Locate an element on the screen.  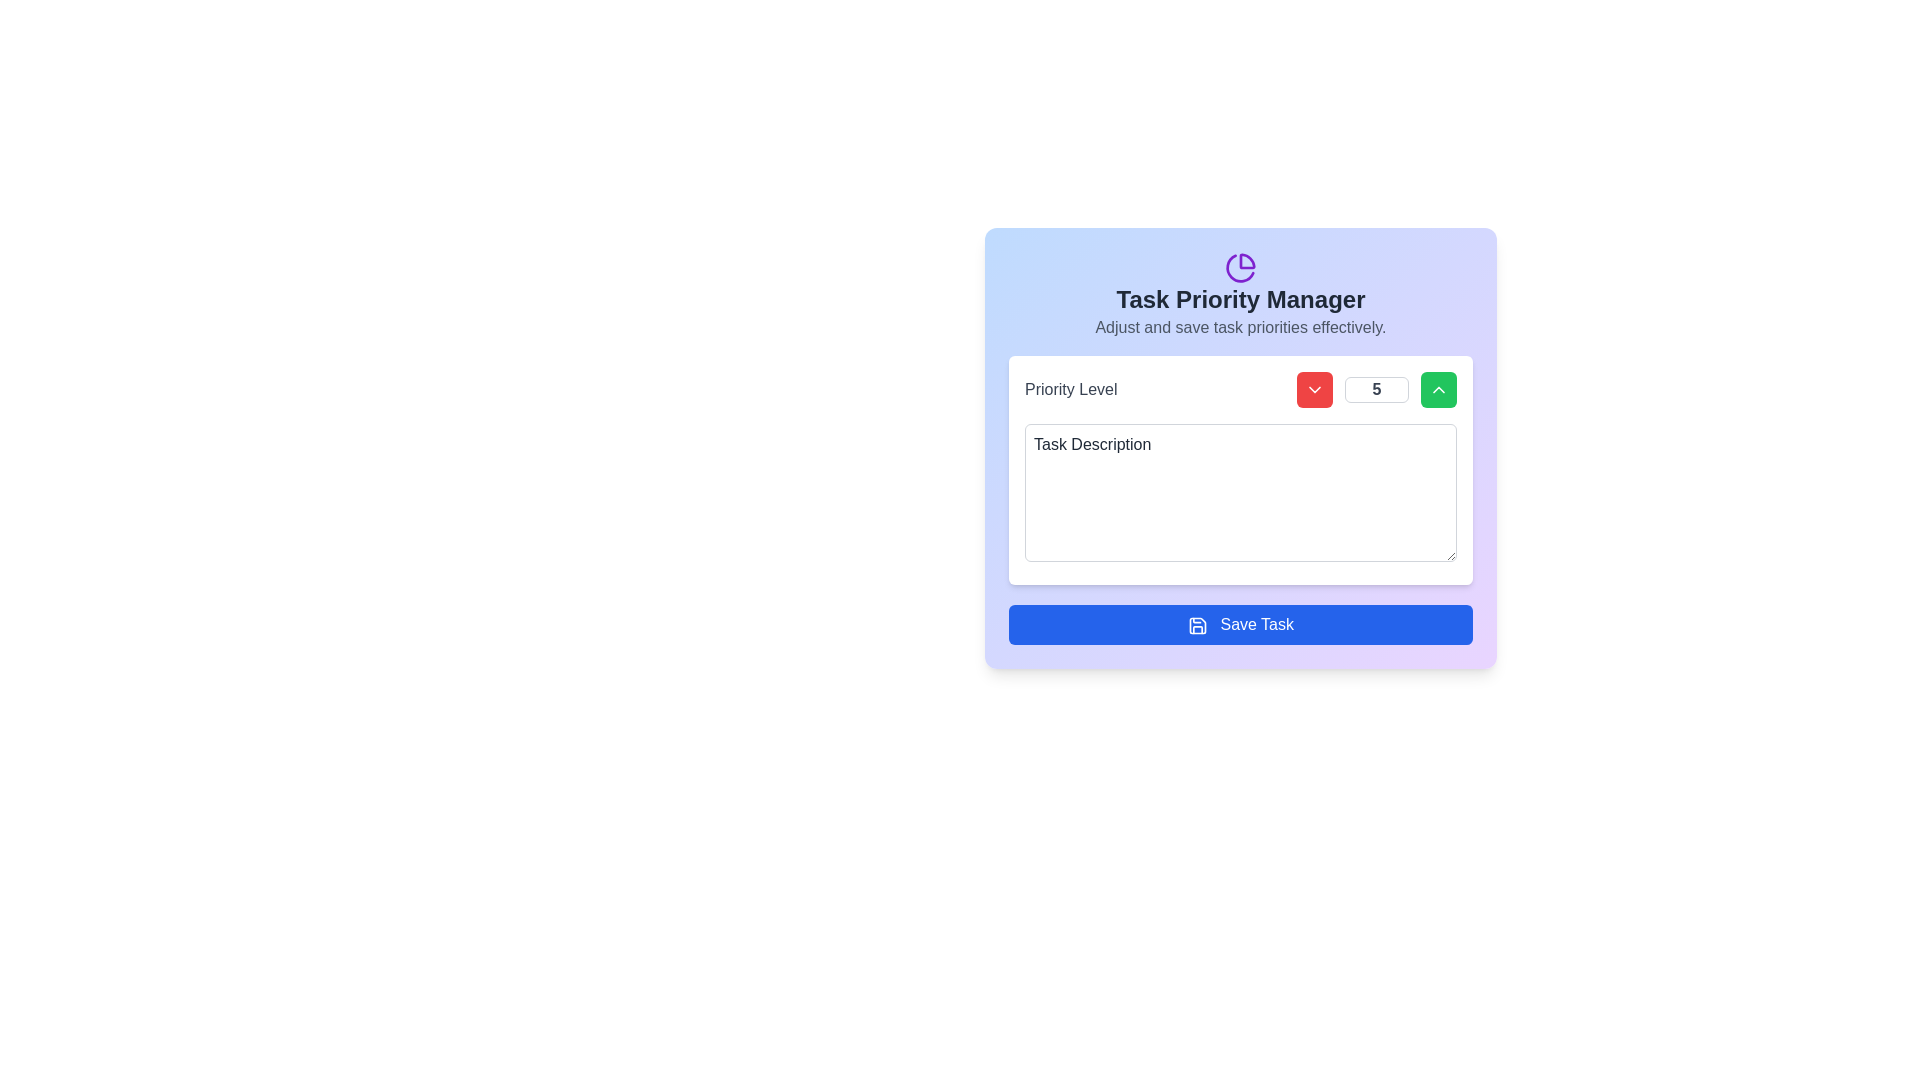
the decorative icon located at the top center of the 'Task Priority Manager' panel, directly above the title text is located at coordinates (1240, 266).